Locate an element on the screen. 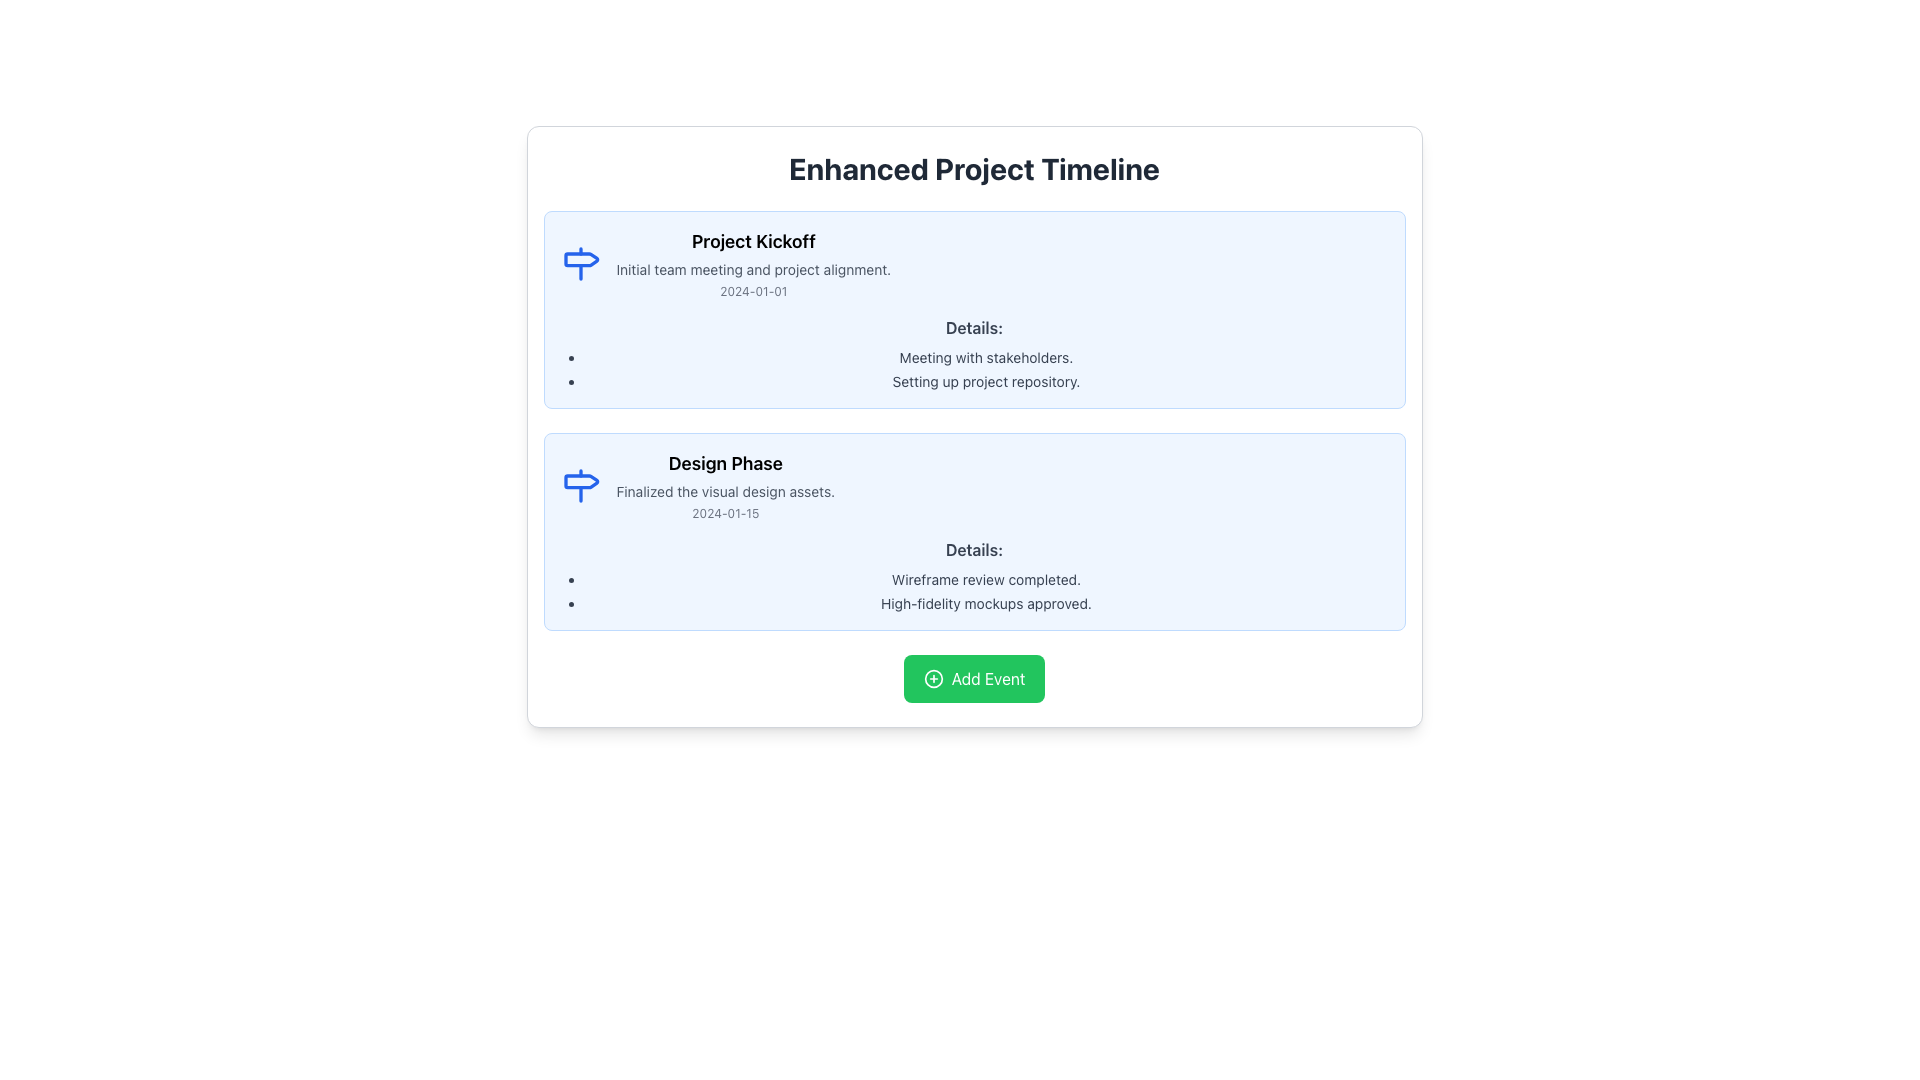  text content that serves as the first item in the bullet-point list under the 'Details:' label in the 'Design Phase' section of the 'Enhanced Project Timeline' interface is located at coordinates (986, 579).